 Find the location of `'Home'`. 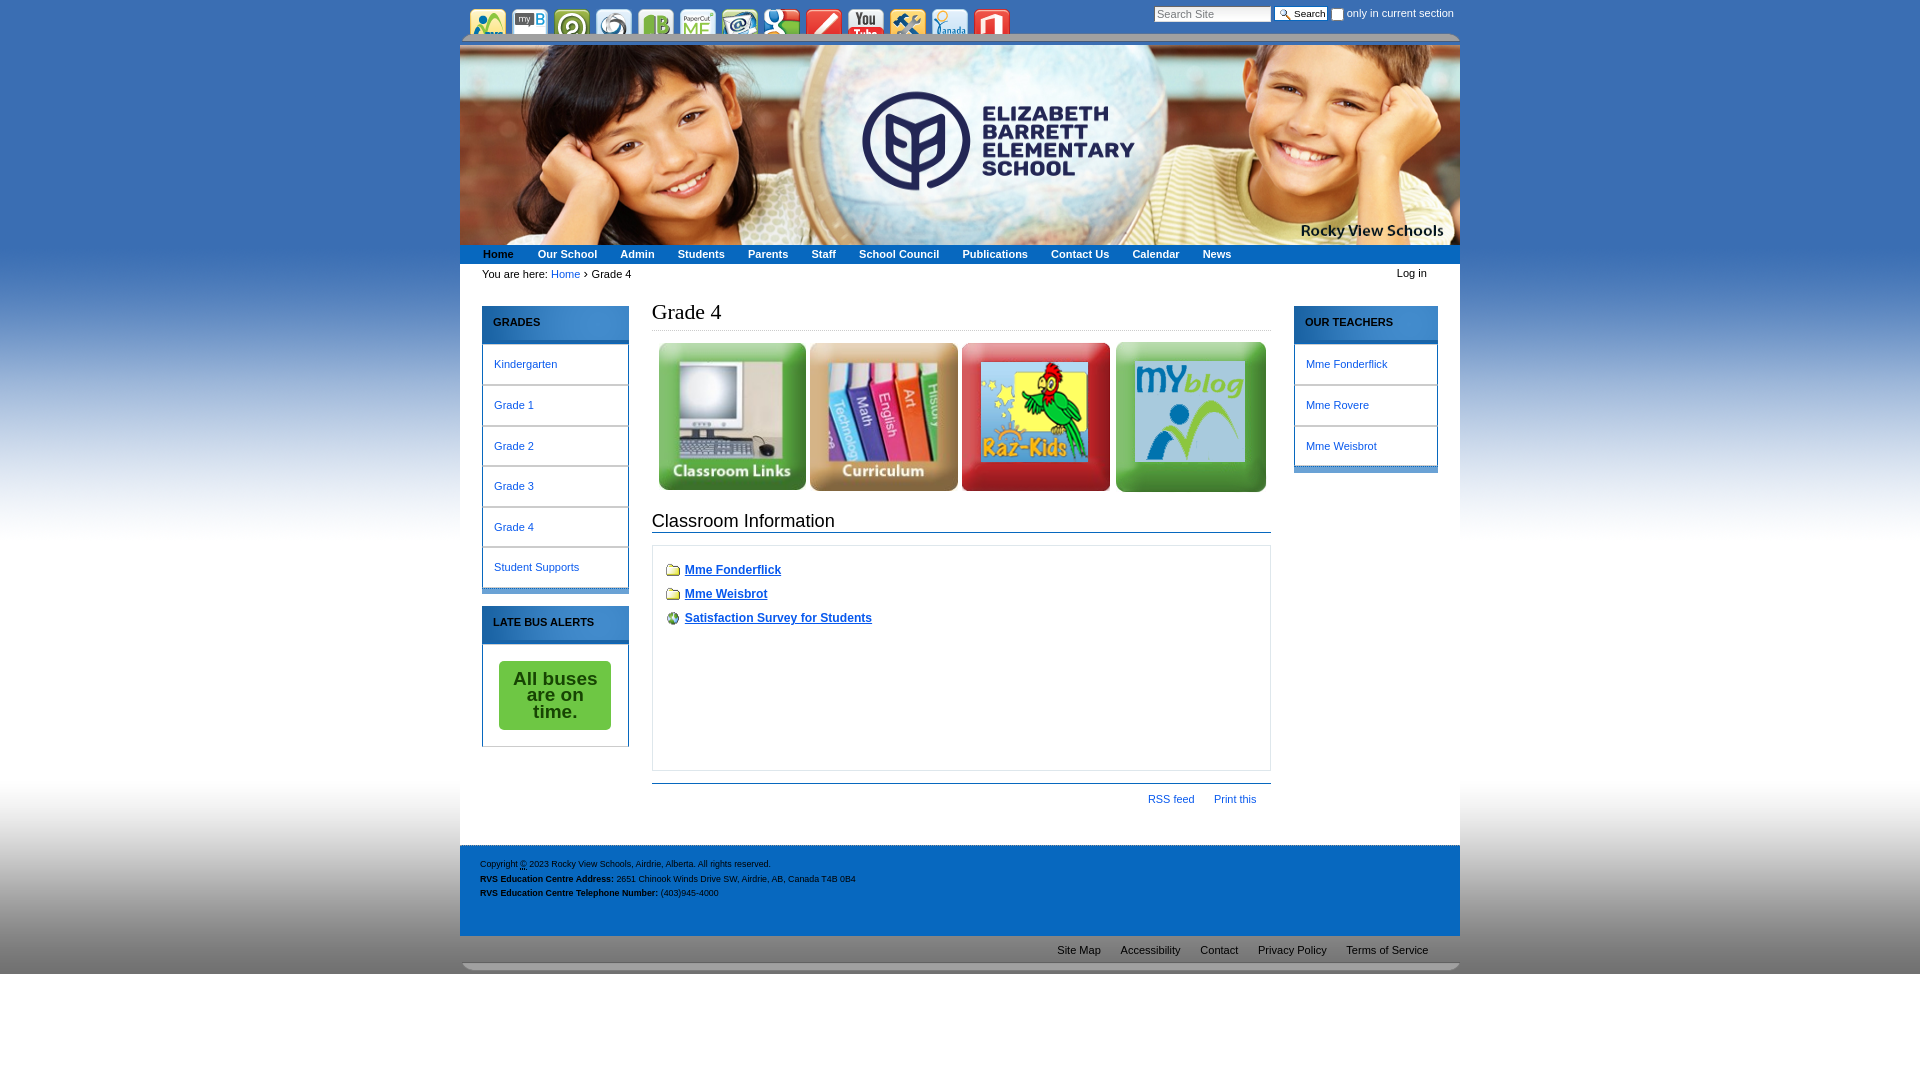

'Home' is located at coordinates (564, 273).